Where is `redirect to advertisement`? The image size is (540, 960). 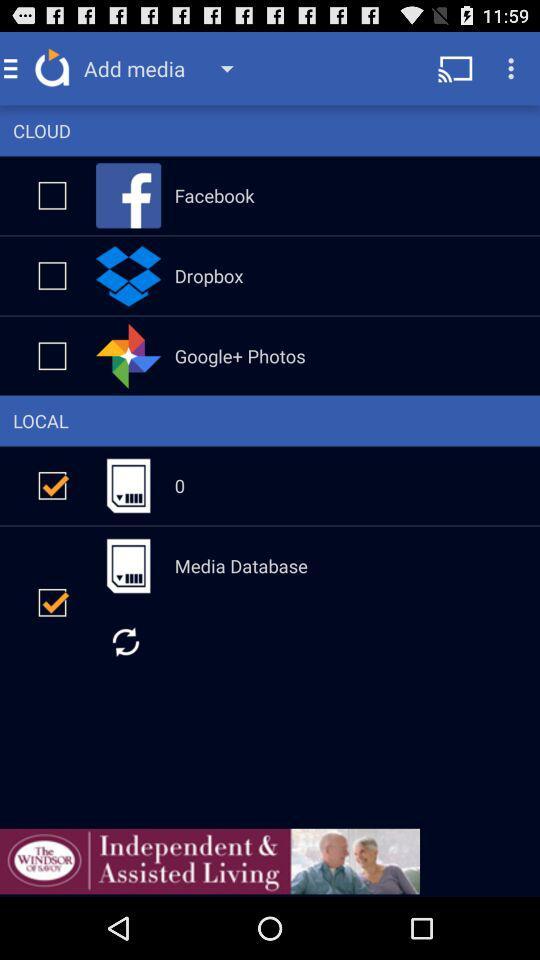 redirect to advertisement is located at coordinates (209, 860).